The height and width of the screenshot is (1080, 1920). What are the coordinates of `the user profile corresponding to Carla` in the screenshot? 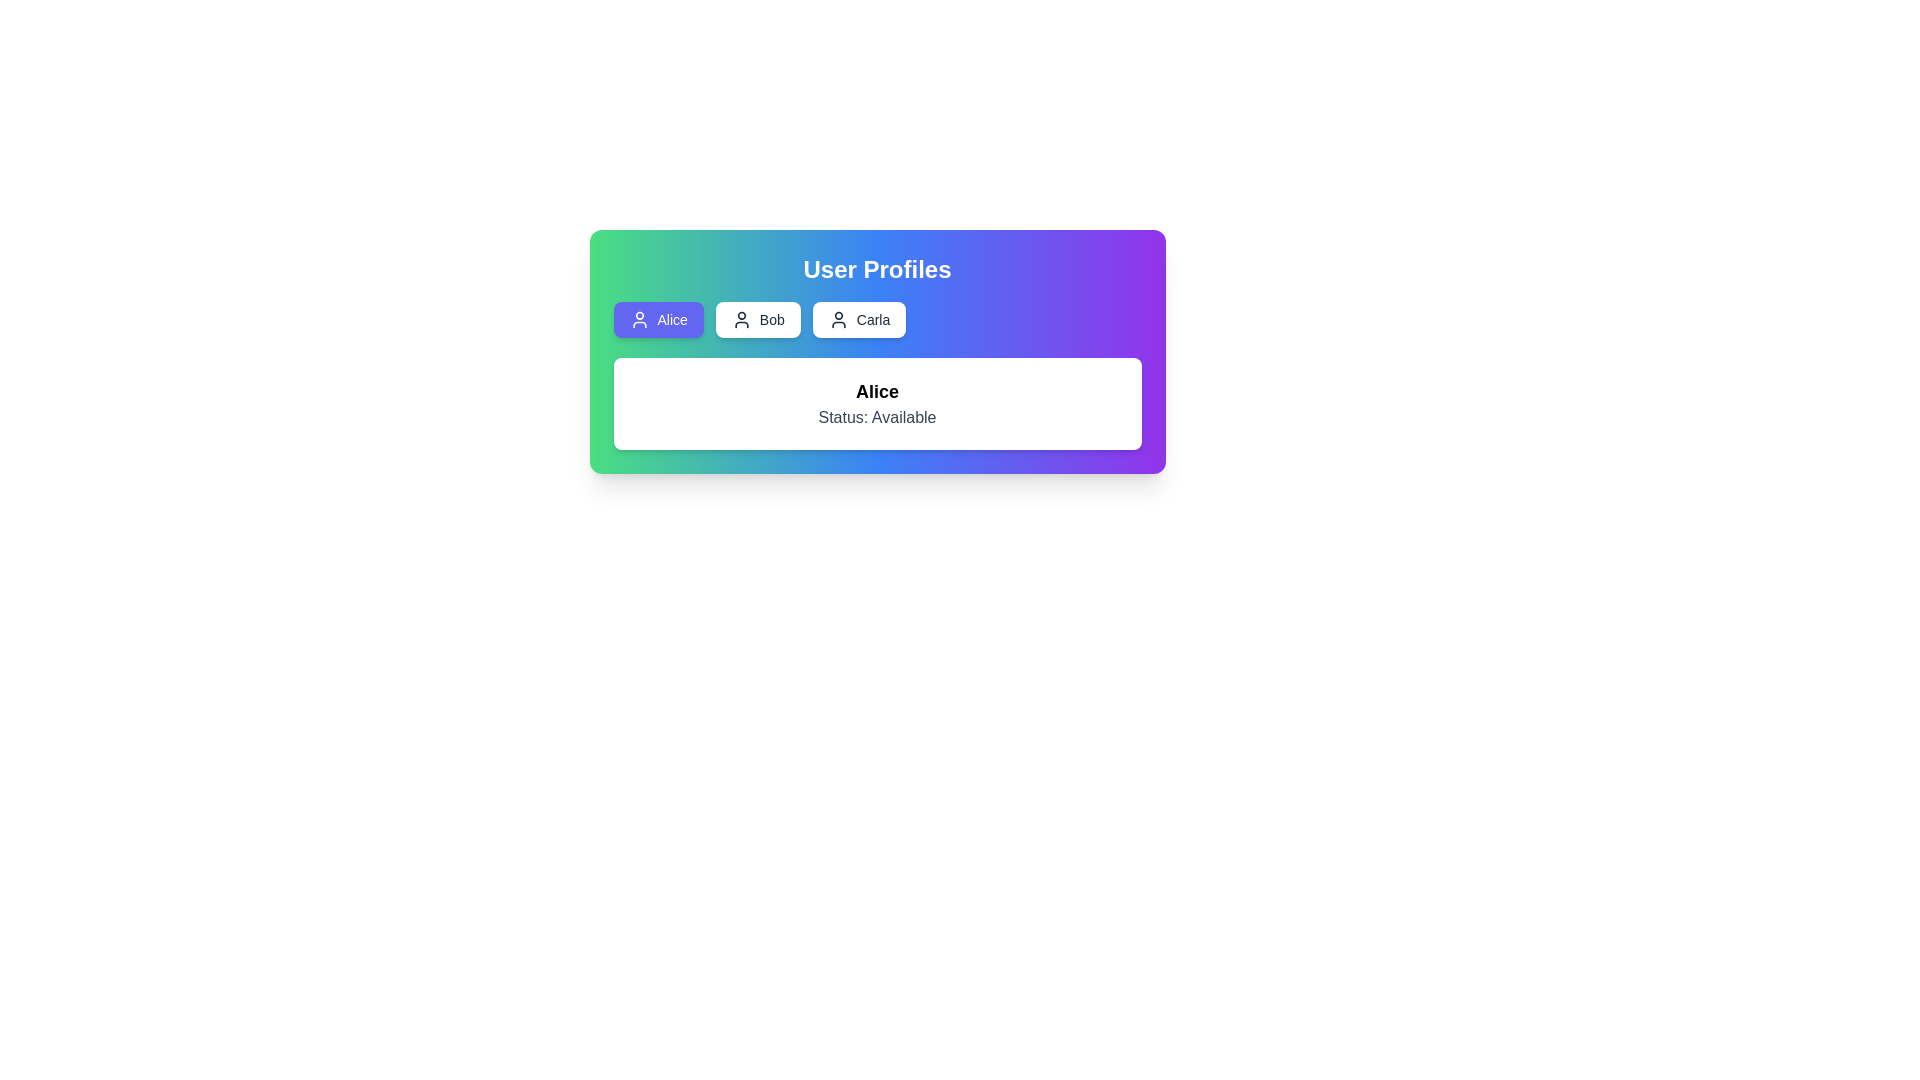 It's located at (859, 319).